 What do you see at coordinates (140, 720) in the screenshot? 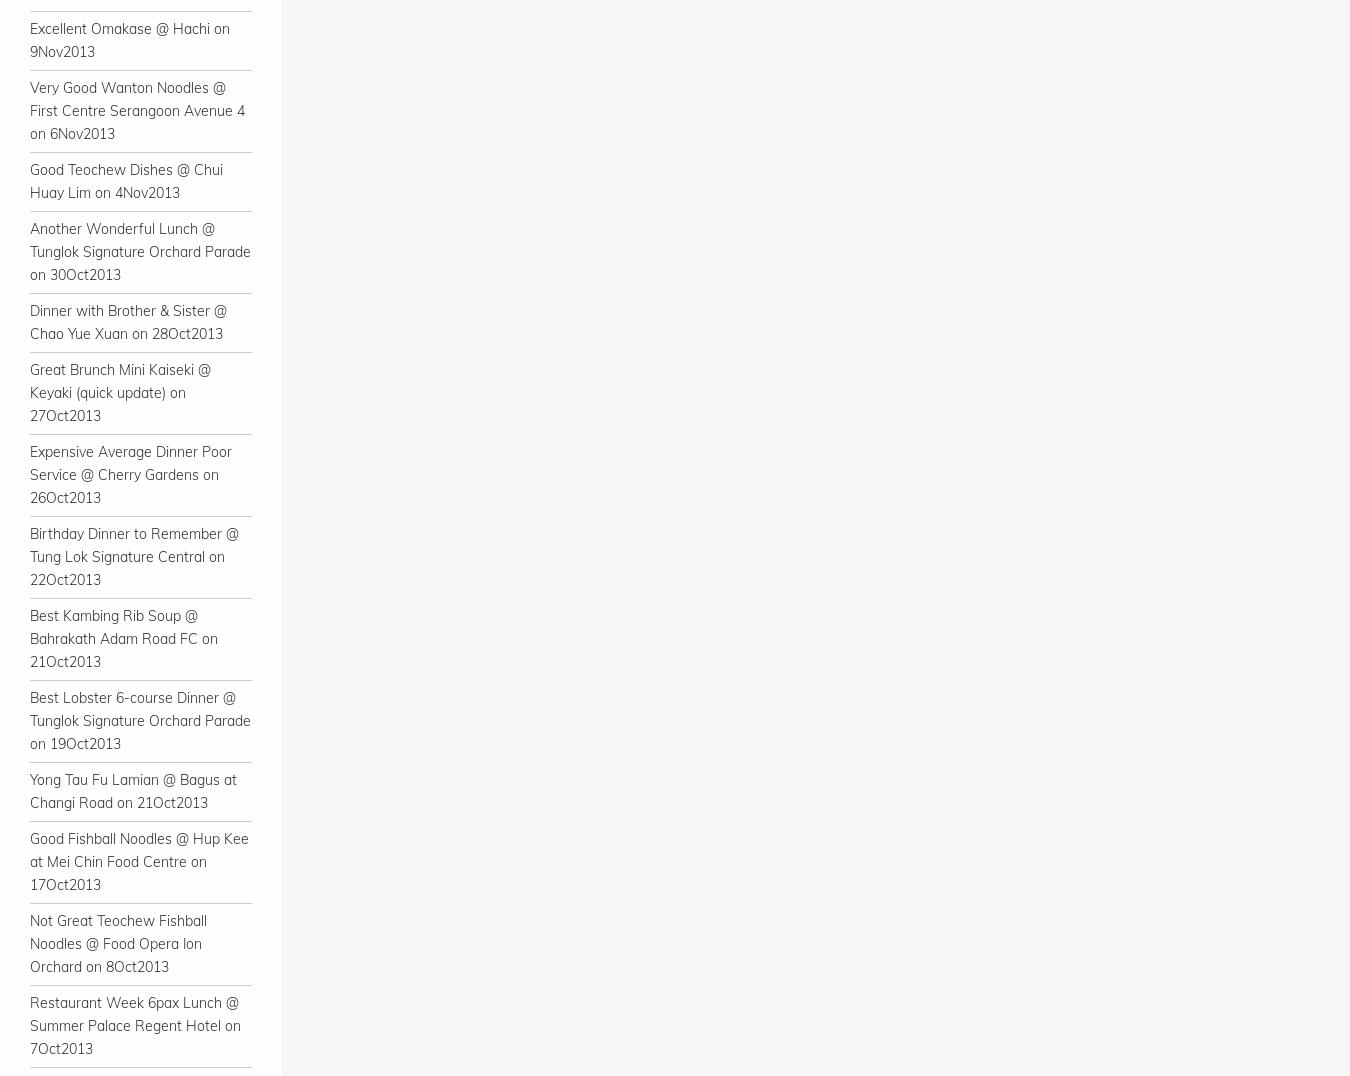
I see `'Best Lobster 6-course Dinner @ Tunglok Signature Orchard Parade on 19Oct2013'` at bounding box center [140, 720].